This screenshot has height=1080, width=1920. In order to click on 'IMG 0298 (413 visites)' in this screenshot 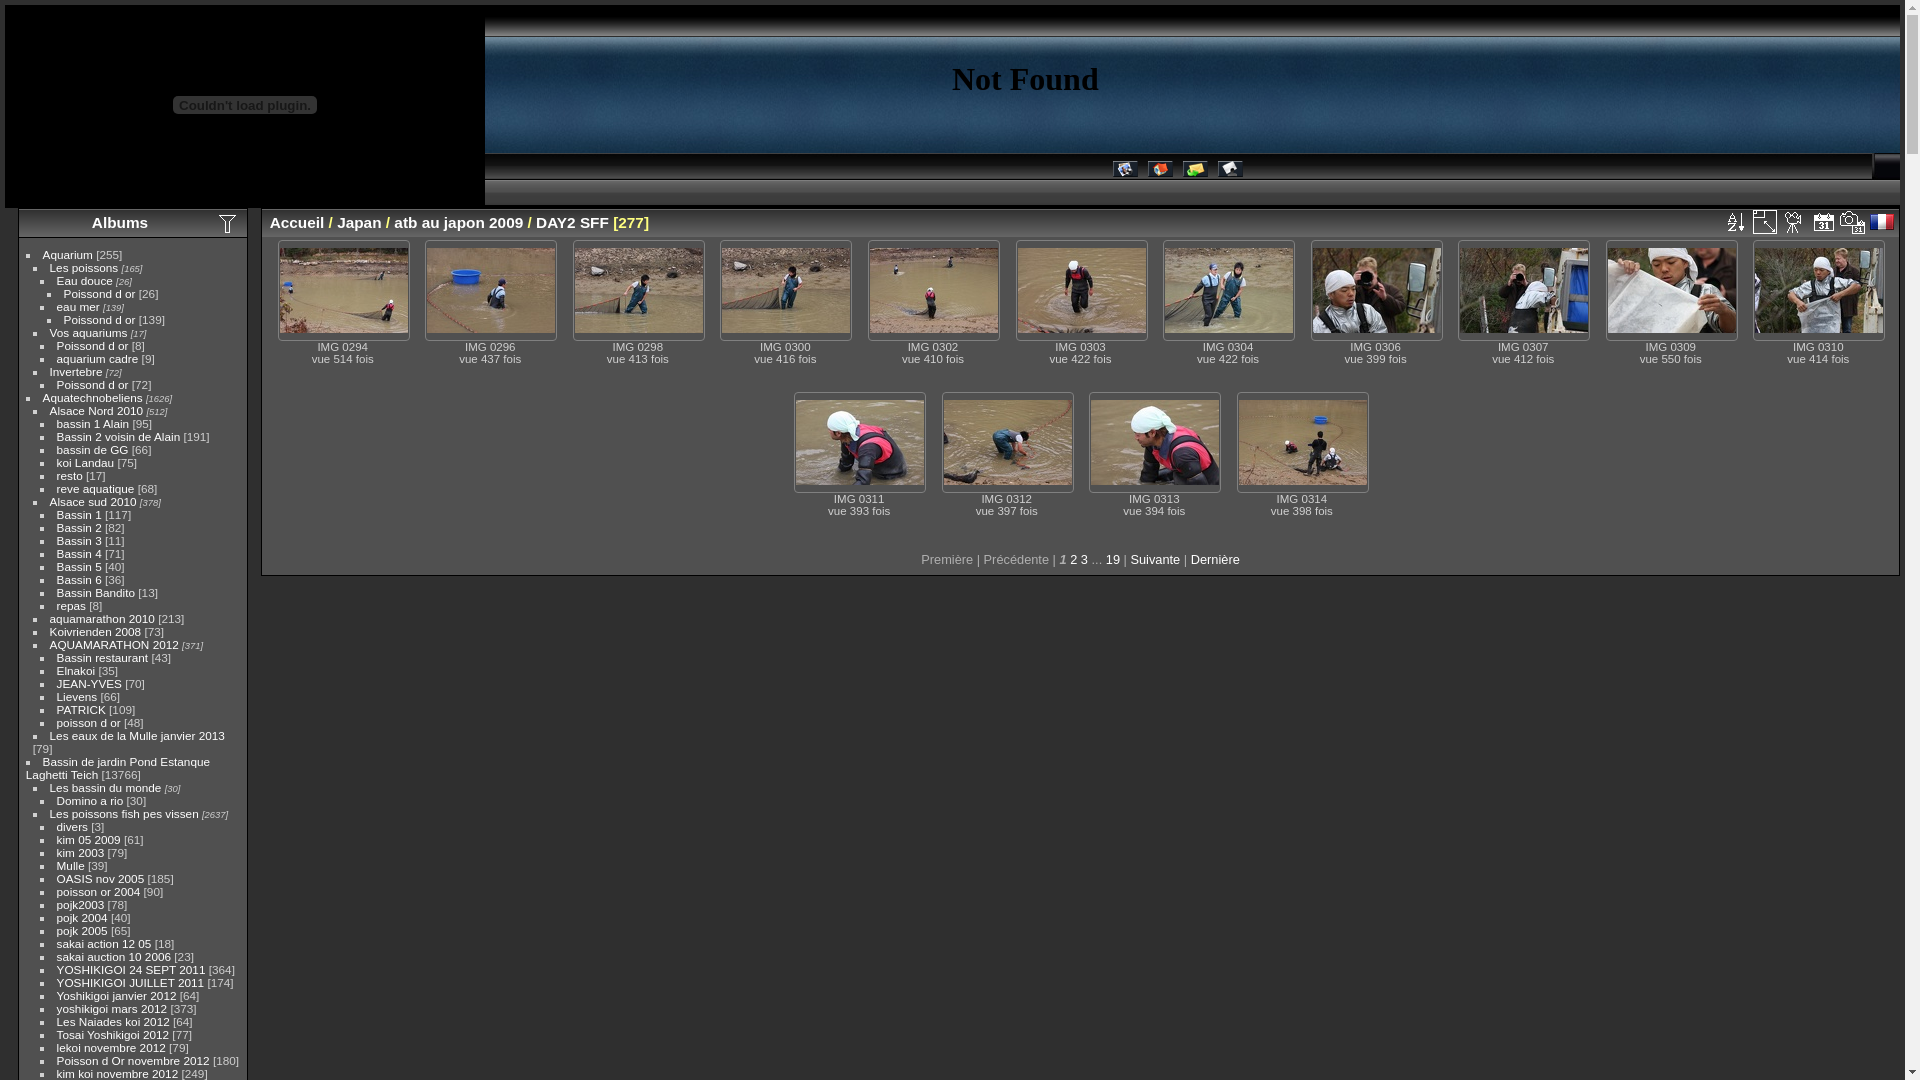, I will do `click(637, 290)`.